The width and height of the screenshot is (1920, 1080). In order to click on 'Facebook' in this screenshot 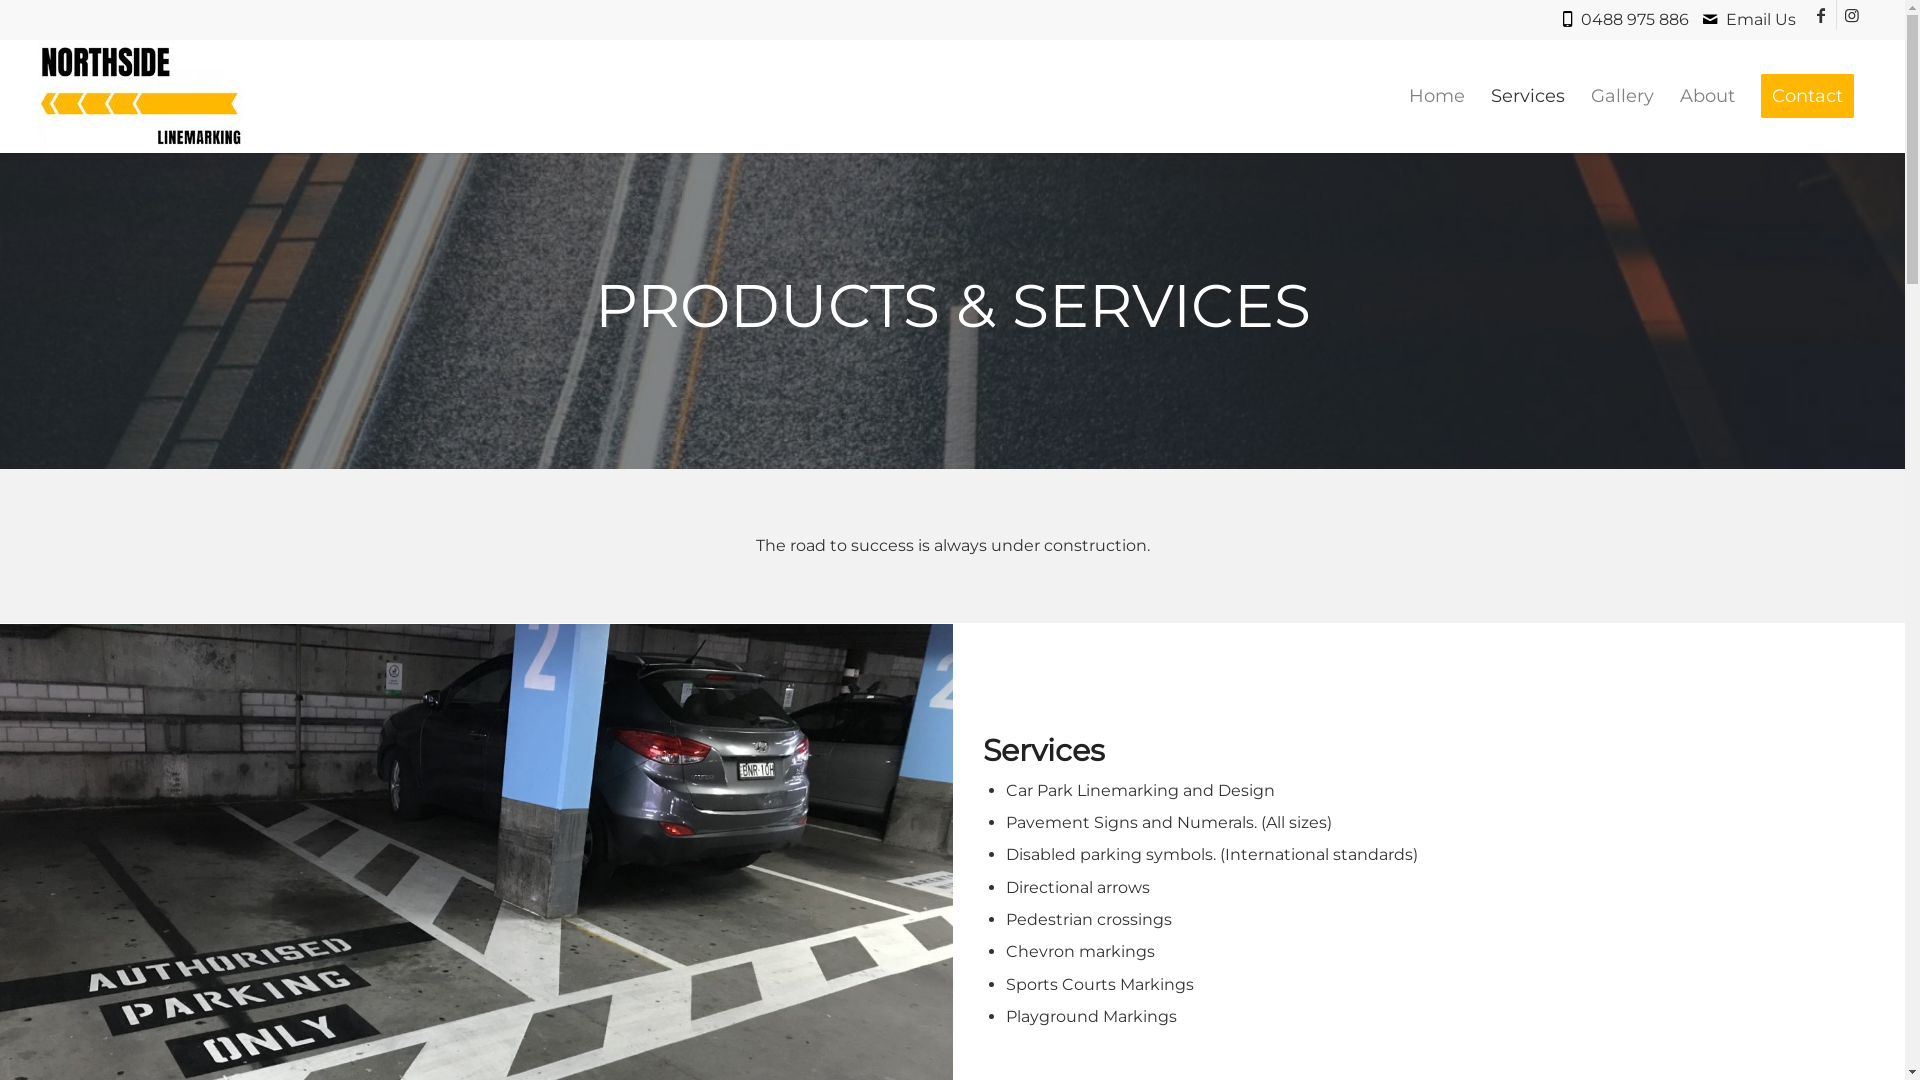, I will do `click(1821, 15)`.